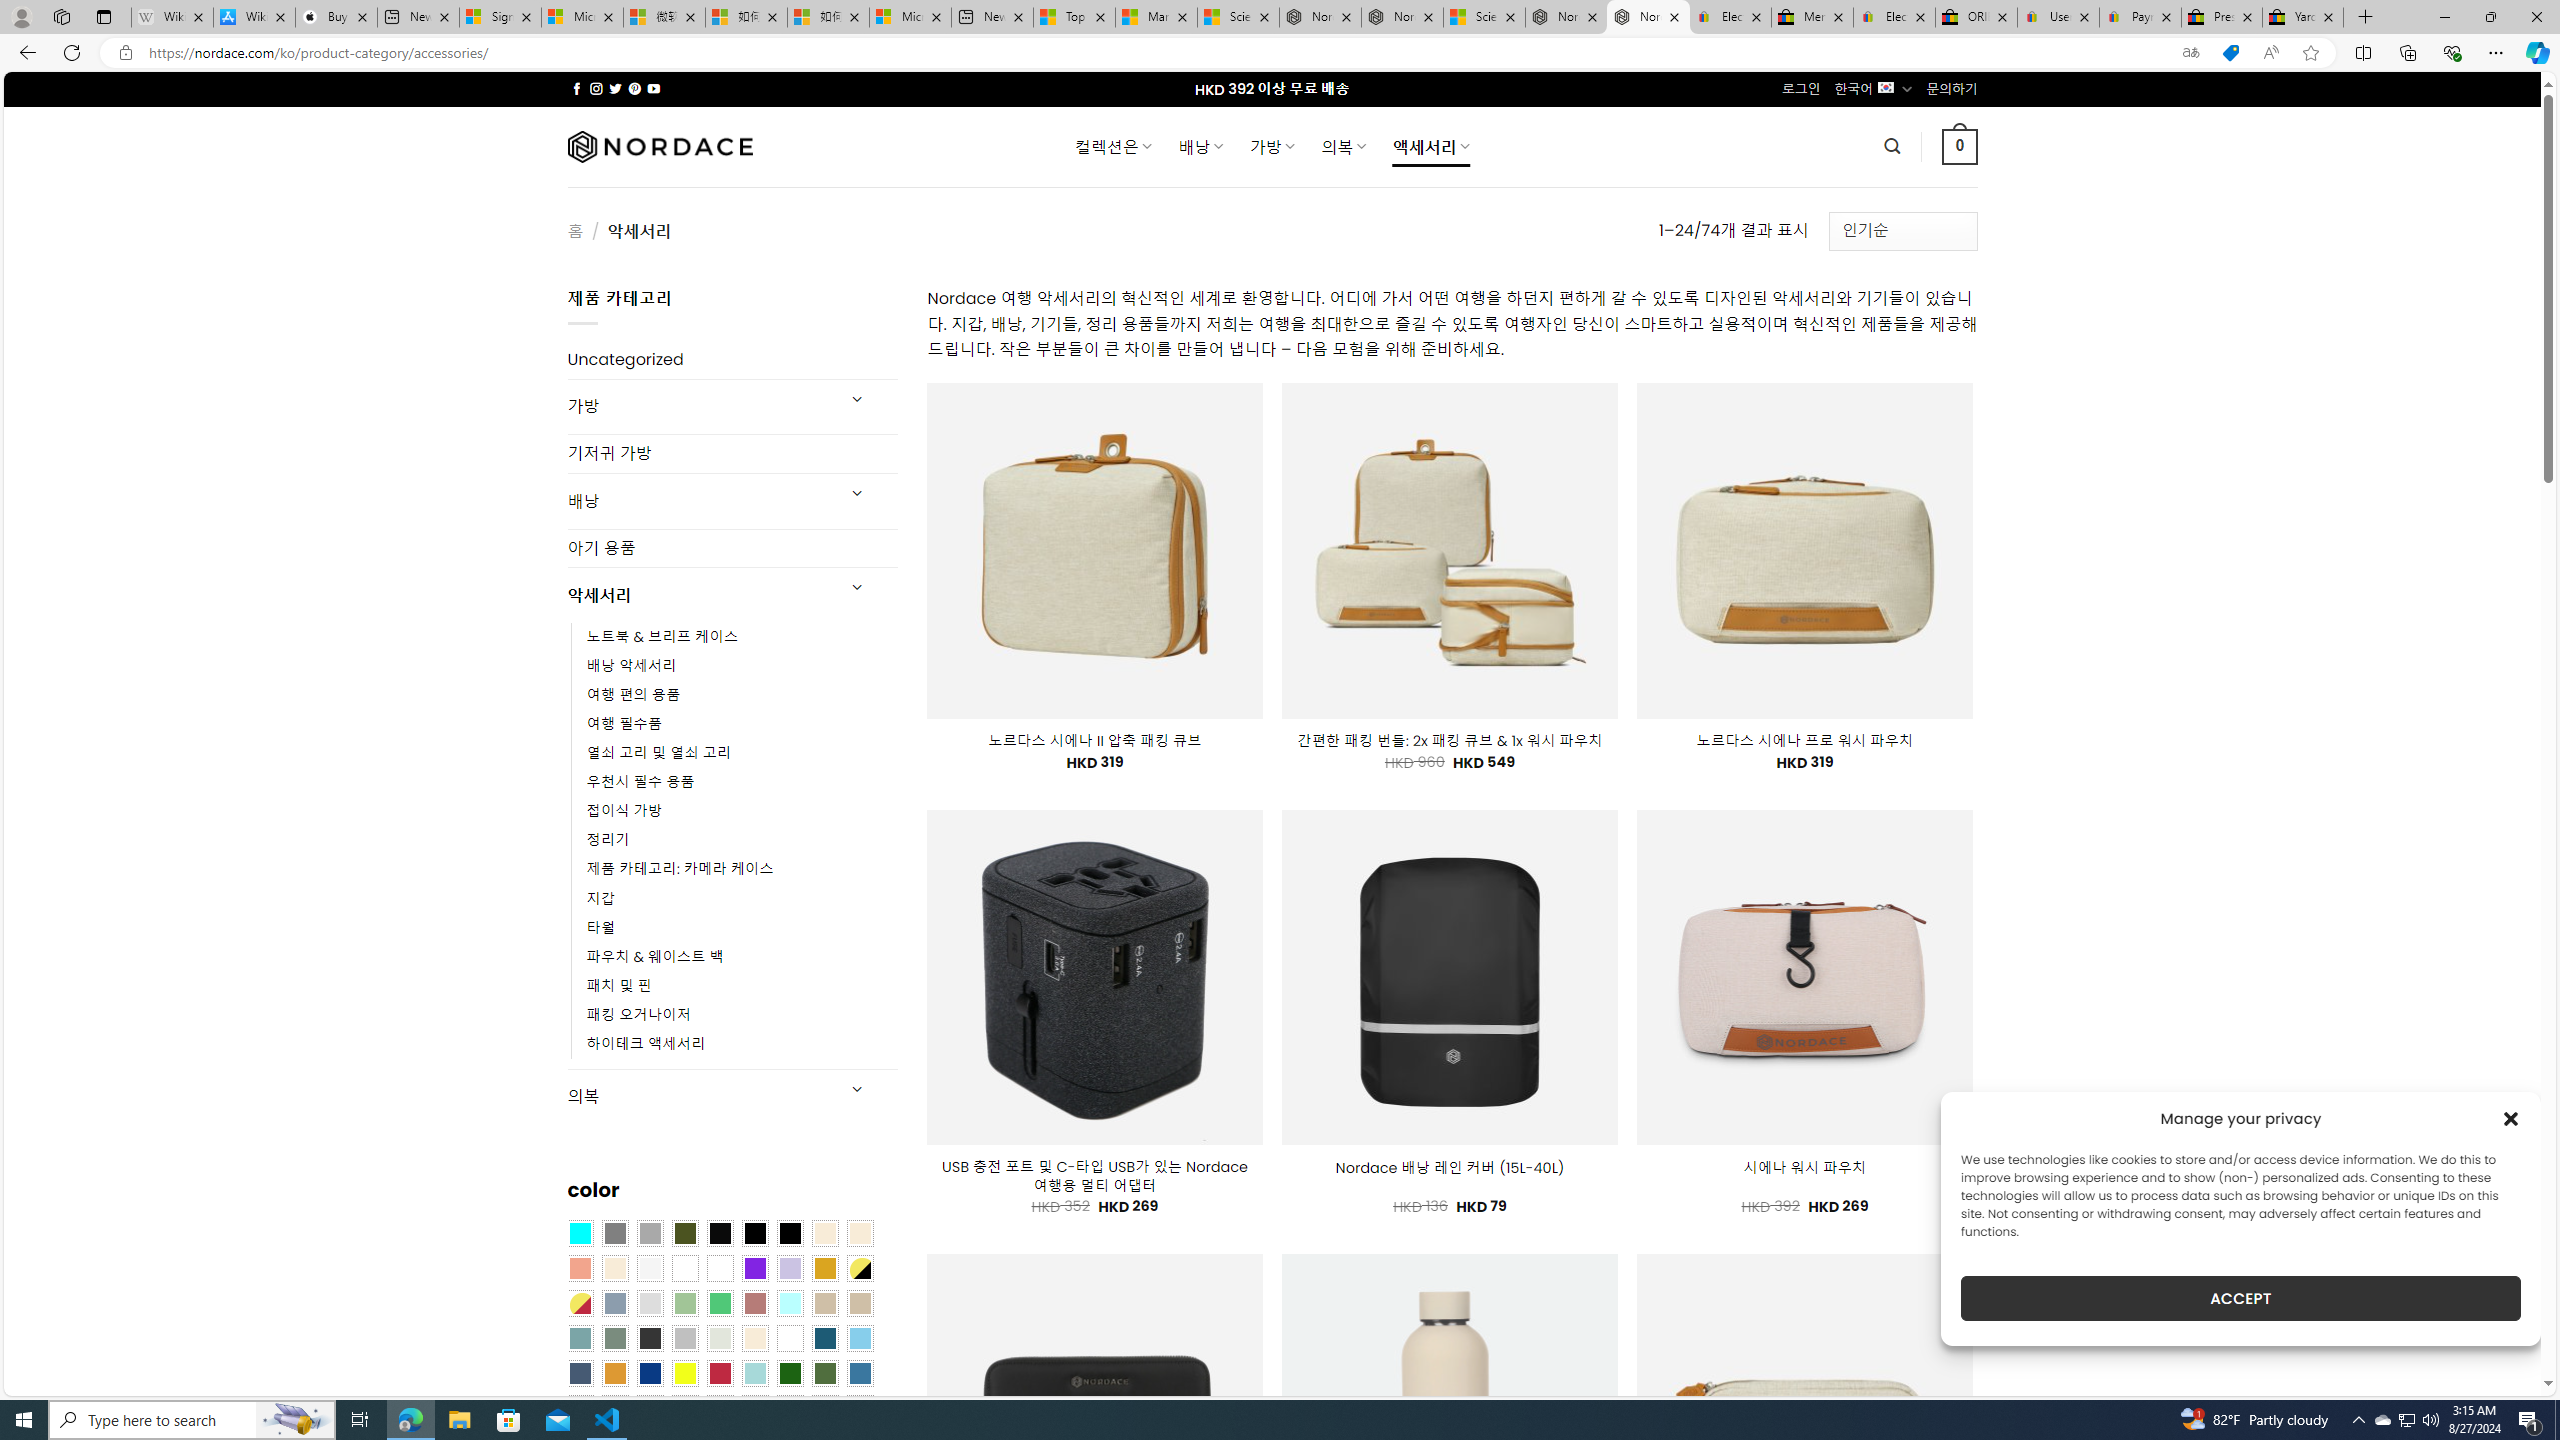 Image resolution: width=2560 pixels, height=1440 pixels. Describe the element at coordinates (613, 1267) in the screenshot. I see `'Cream'` at that location.